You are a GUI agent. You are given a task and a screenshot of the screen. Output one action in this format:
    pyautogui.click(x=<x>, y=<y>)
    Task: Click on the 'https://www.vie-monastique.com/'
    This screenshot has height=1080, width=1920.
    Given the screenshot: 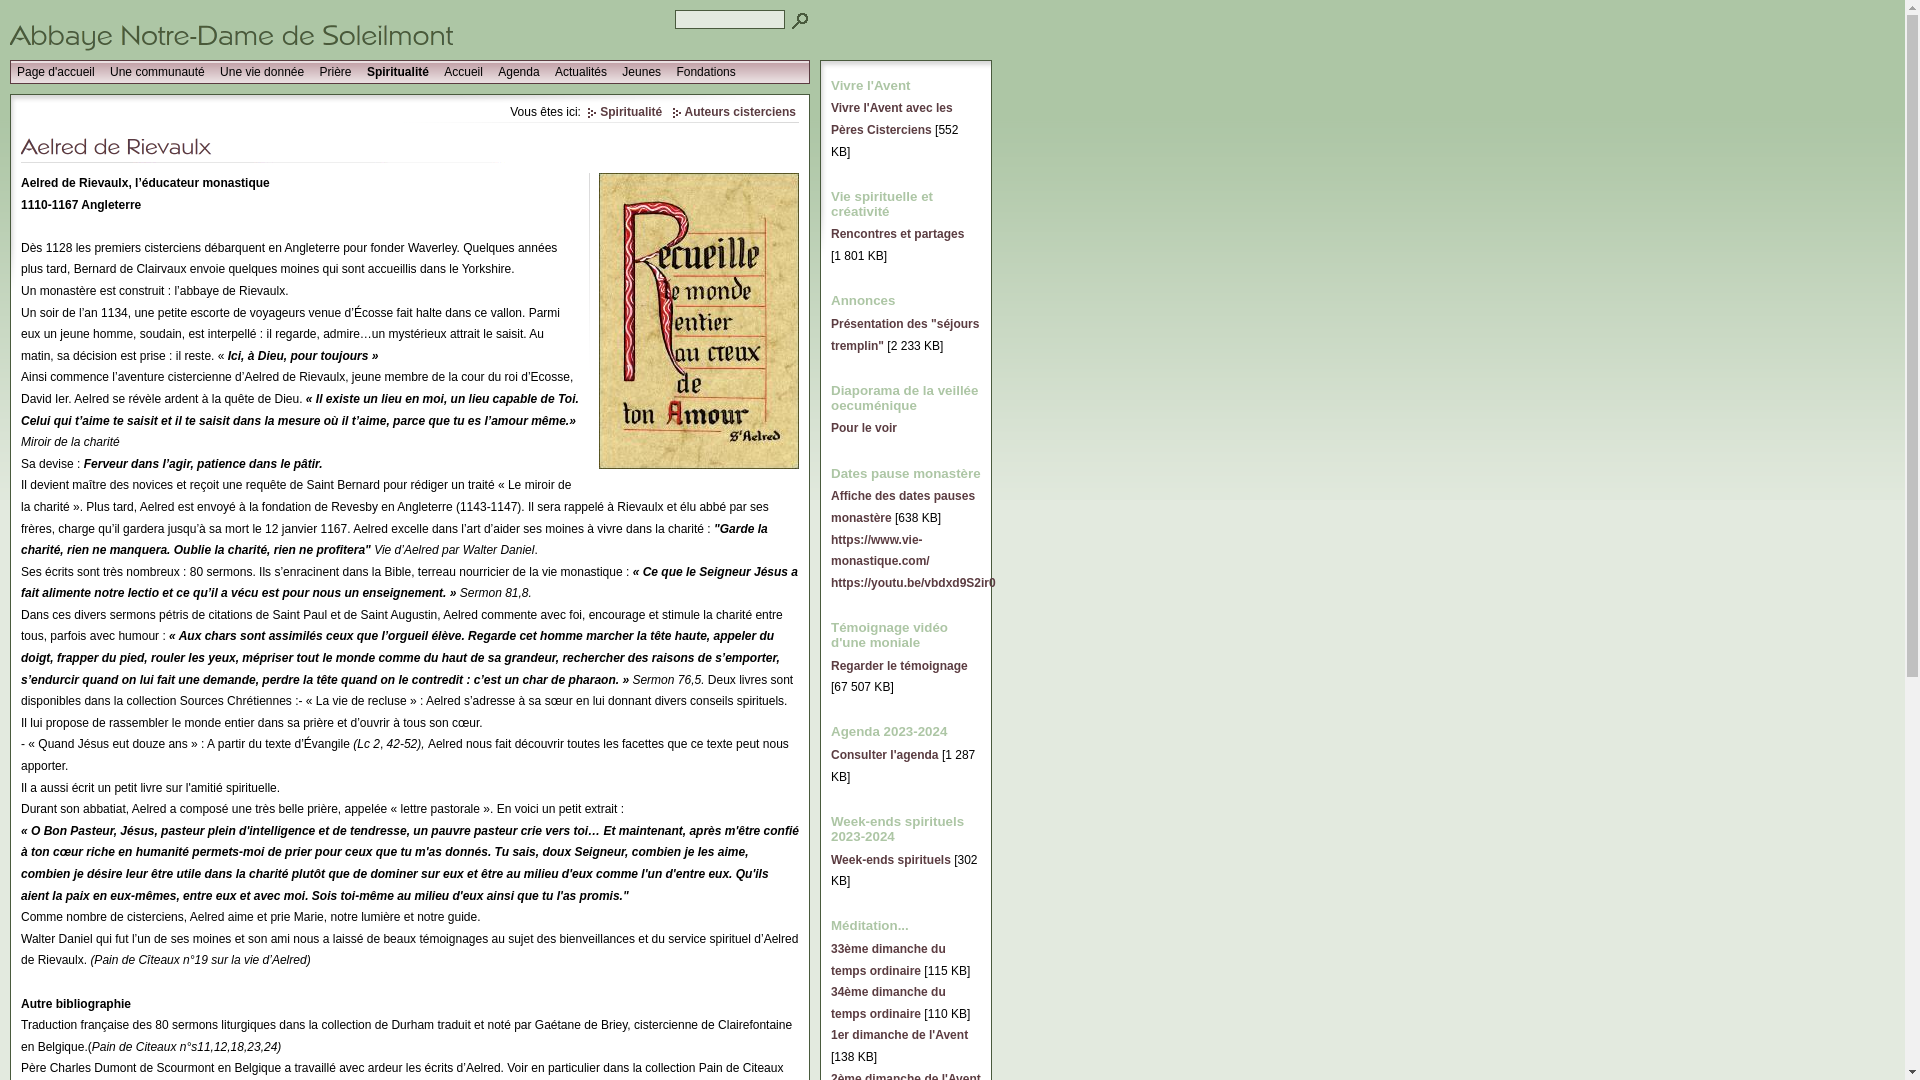 What is the action you would take?
    pyautogui.click(x=880, y=550)
    